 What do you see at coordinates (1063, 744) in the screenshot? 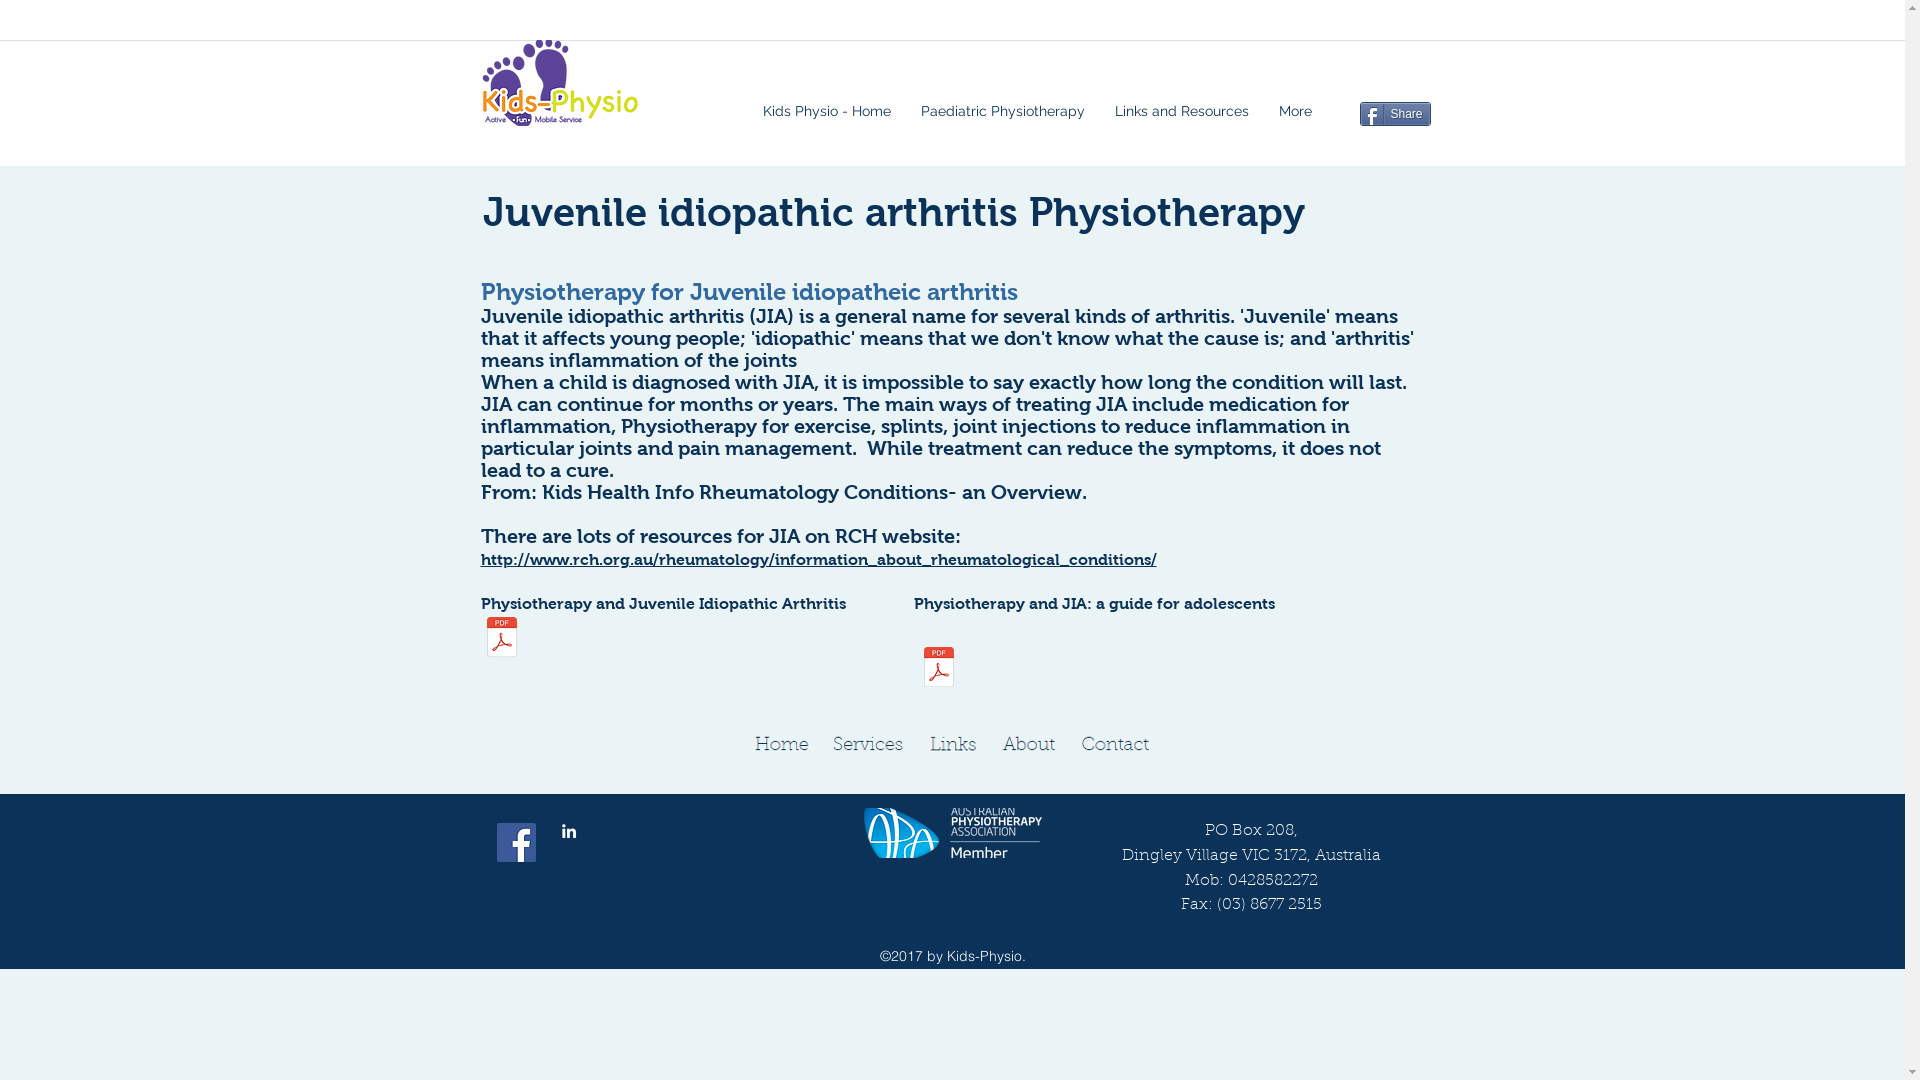
I see `'Contact Kids-Physio'` at bounding box center [1063, 744].